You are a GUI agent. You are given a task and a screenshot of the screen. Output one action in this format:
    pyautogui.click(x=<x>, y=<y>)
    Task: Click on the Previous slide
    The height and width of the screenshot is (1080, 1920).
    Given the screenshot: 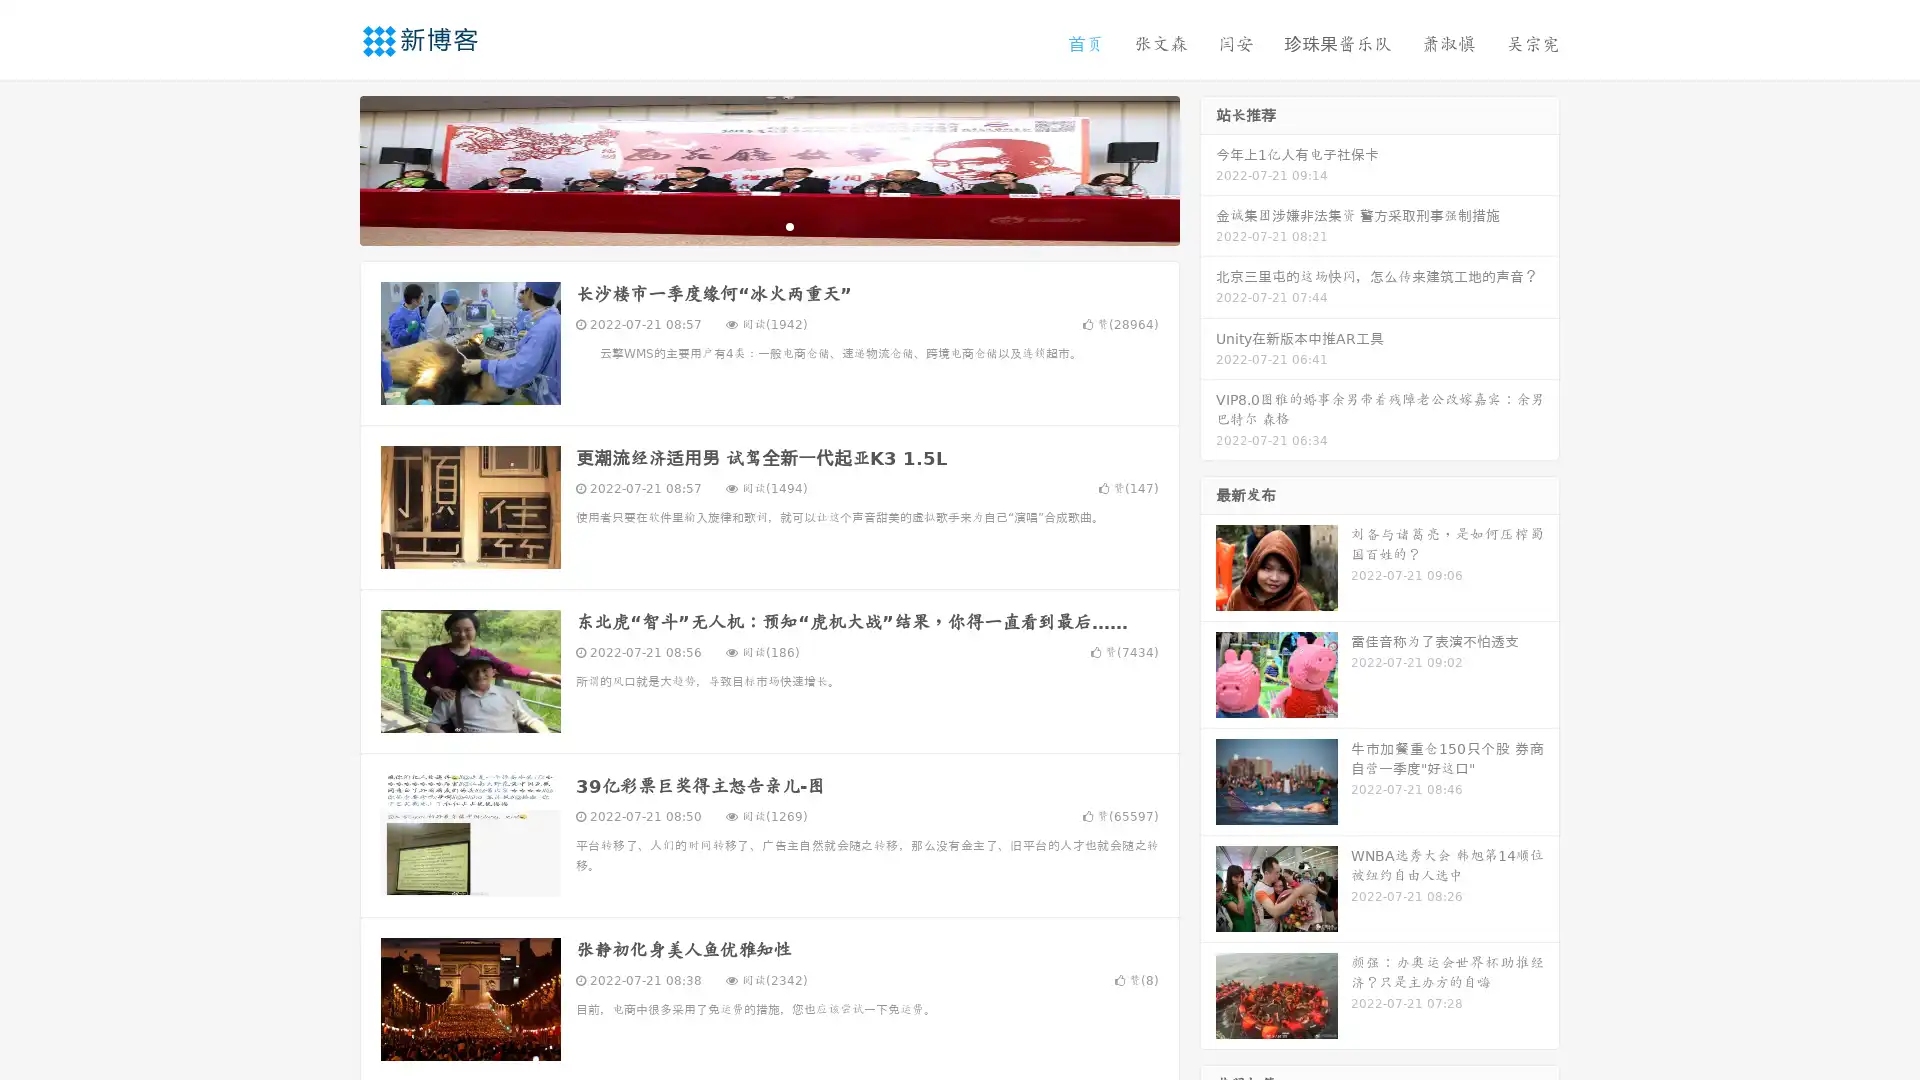 What is the action you would take?
    pyautogui.click(x=330, y=168)
    